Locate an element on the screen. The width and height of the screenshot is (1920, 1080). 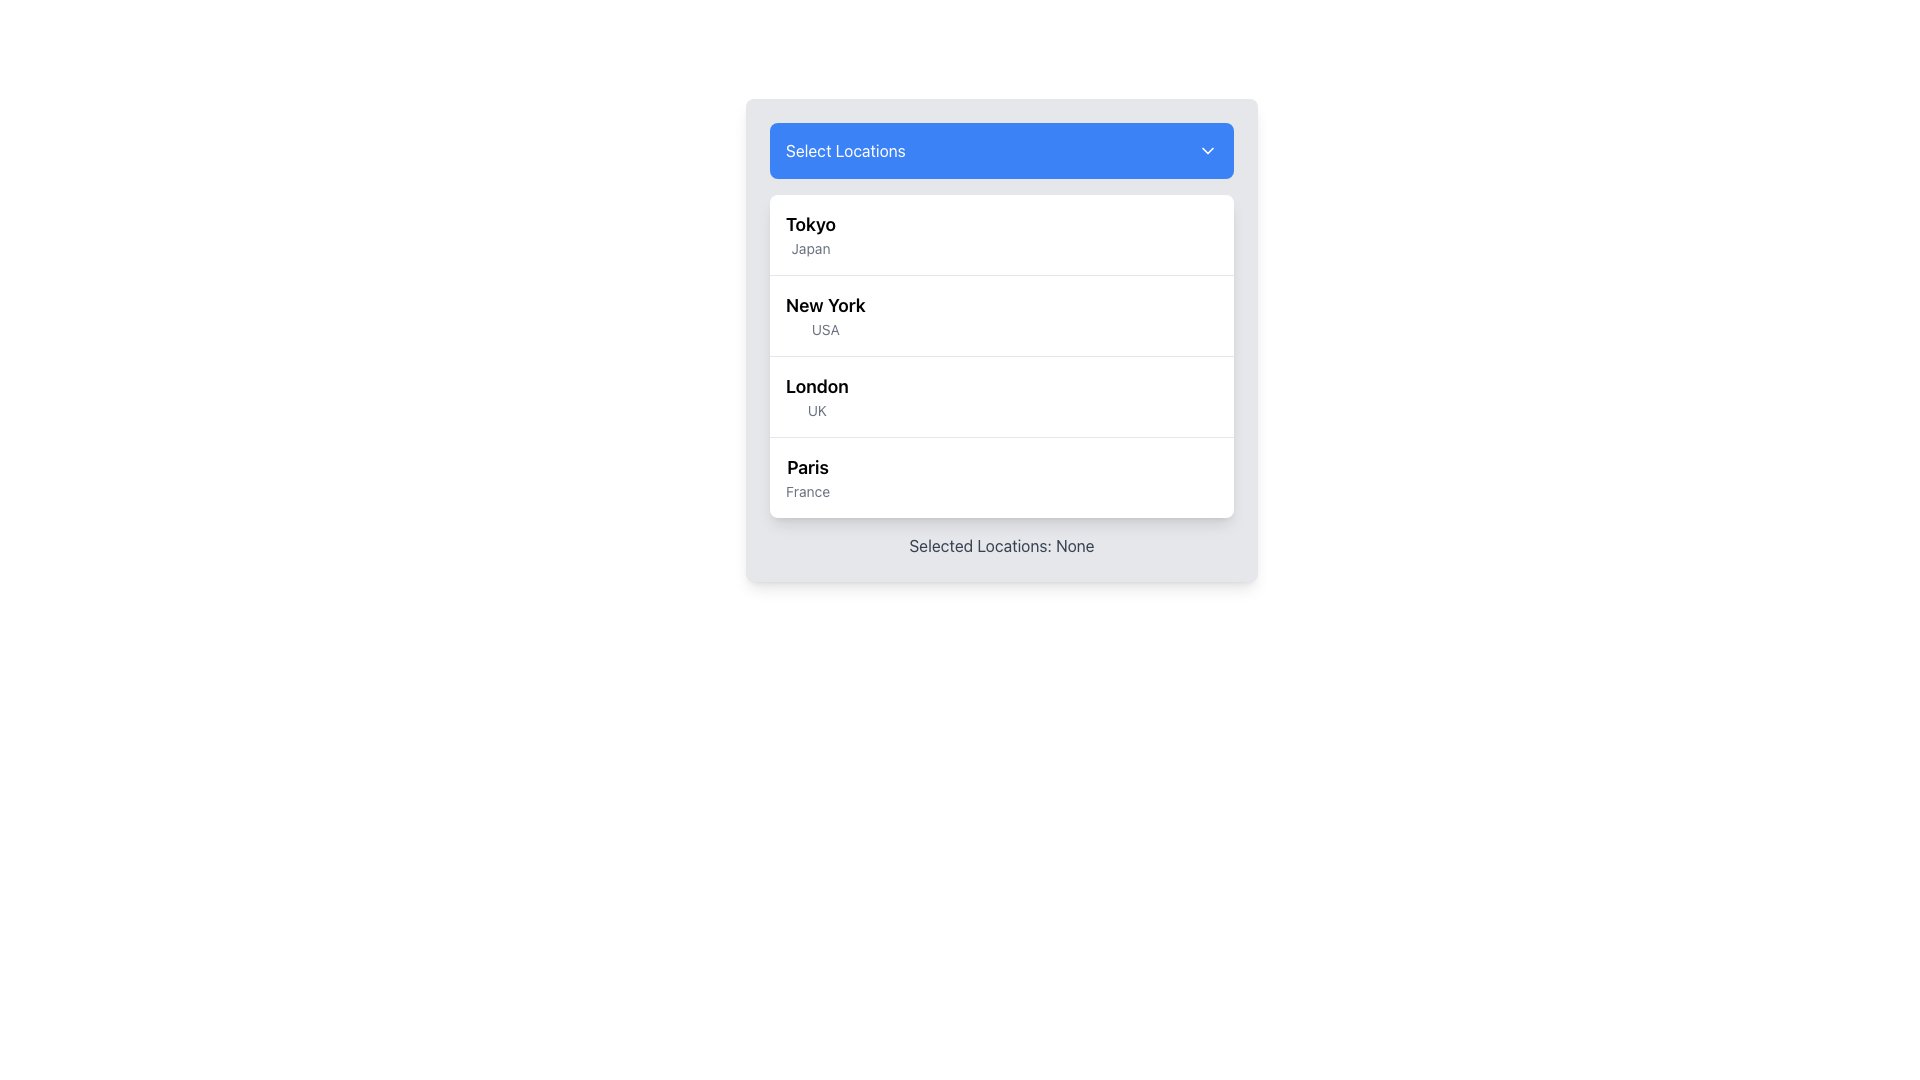
the second list item in the 'Select Locations' dropdown list, which displays 'USA' in a smaller gray font, positioned below 'Tokyo, Japan' and above 'London, UK' is located at coordinates (825, 315).